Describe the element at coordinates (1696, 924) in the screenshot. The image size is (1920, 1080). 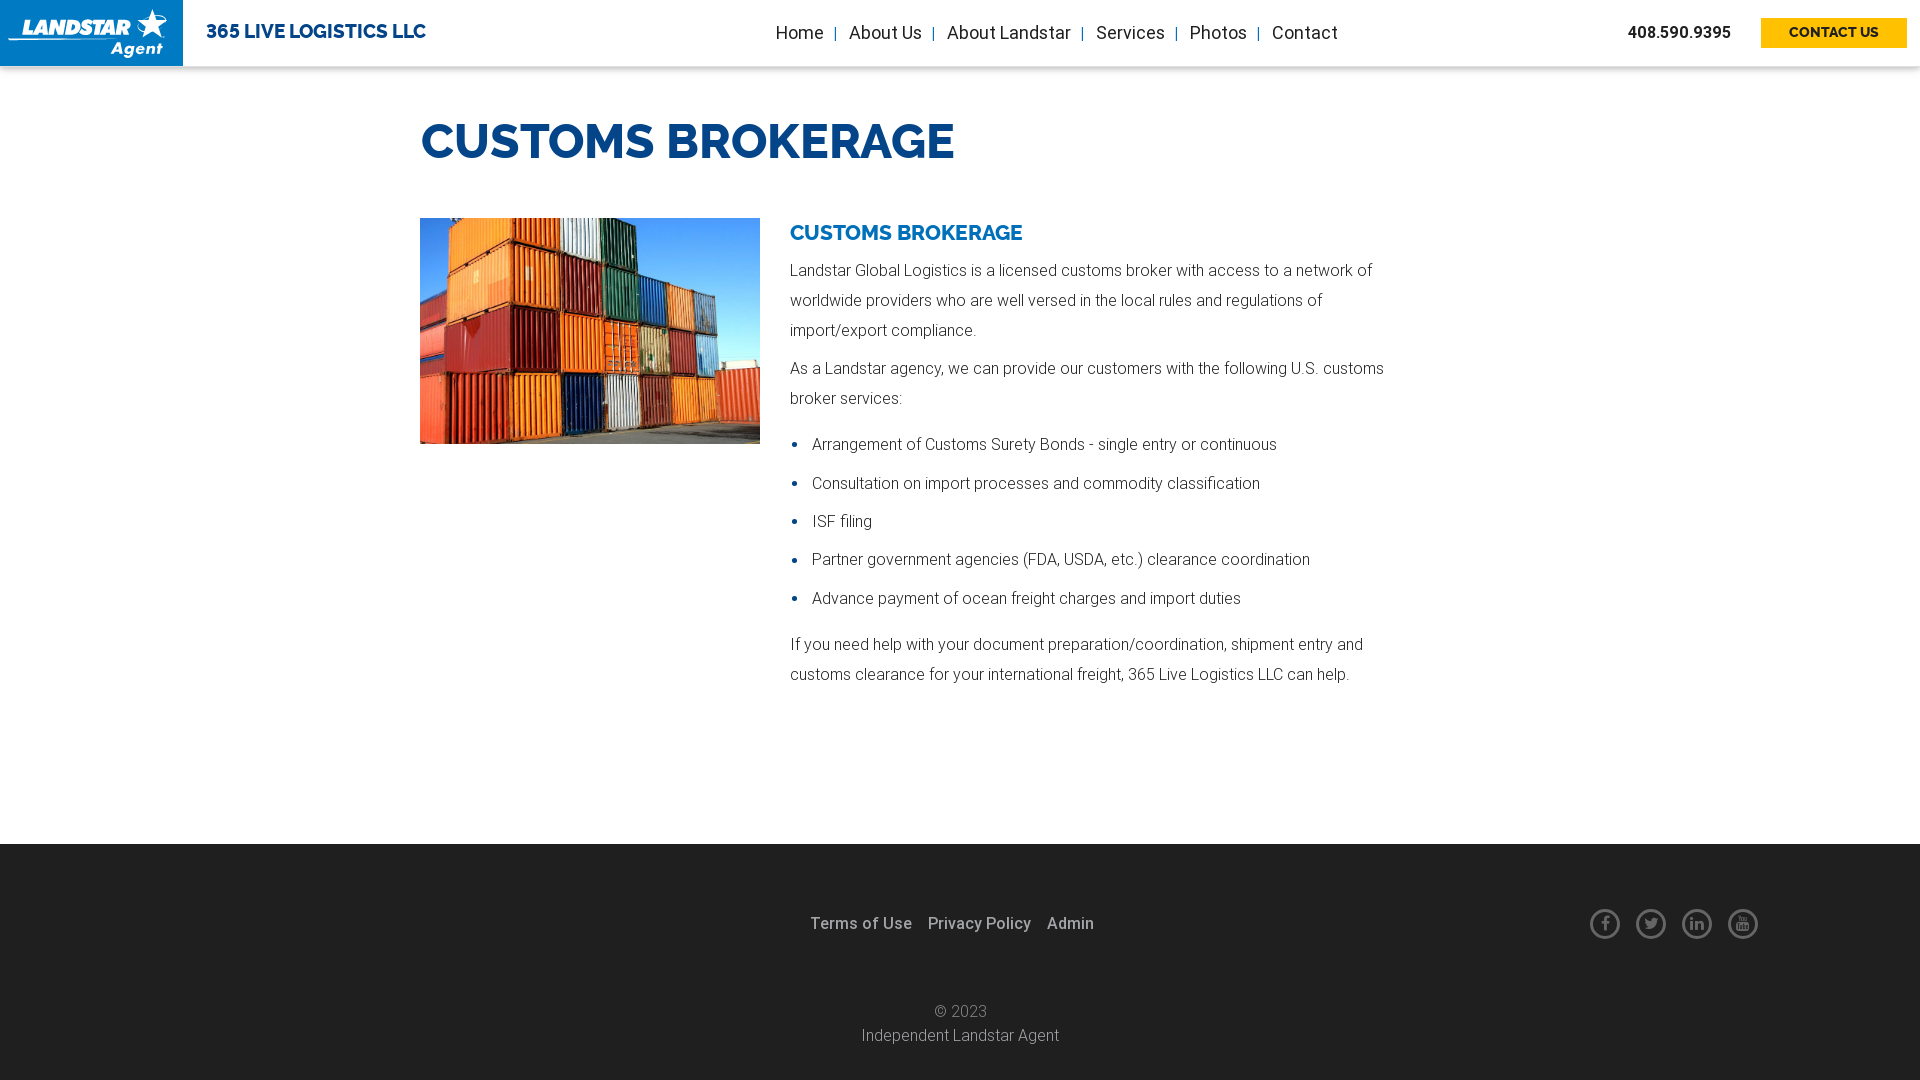
I see `'linkedin'` at that location.